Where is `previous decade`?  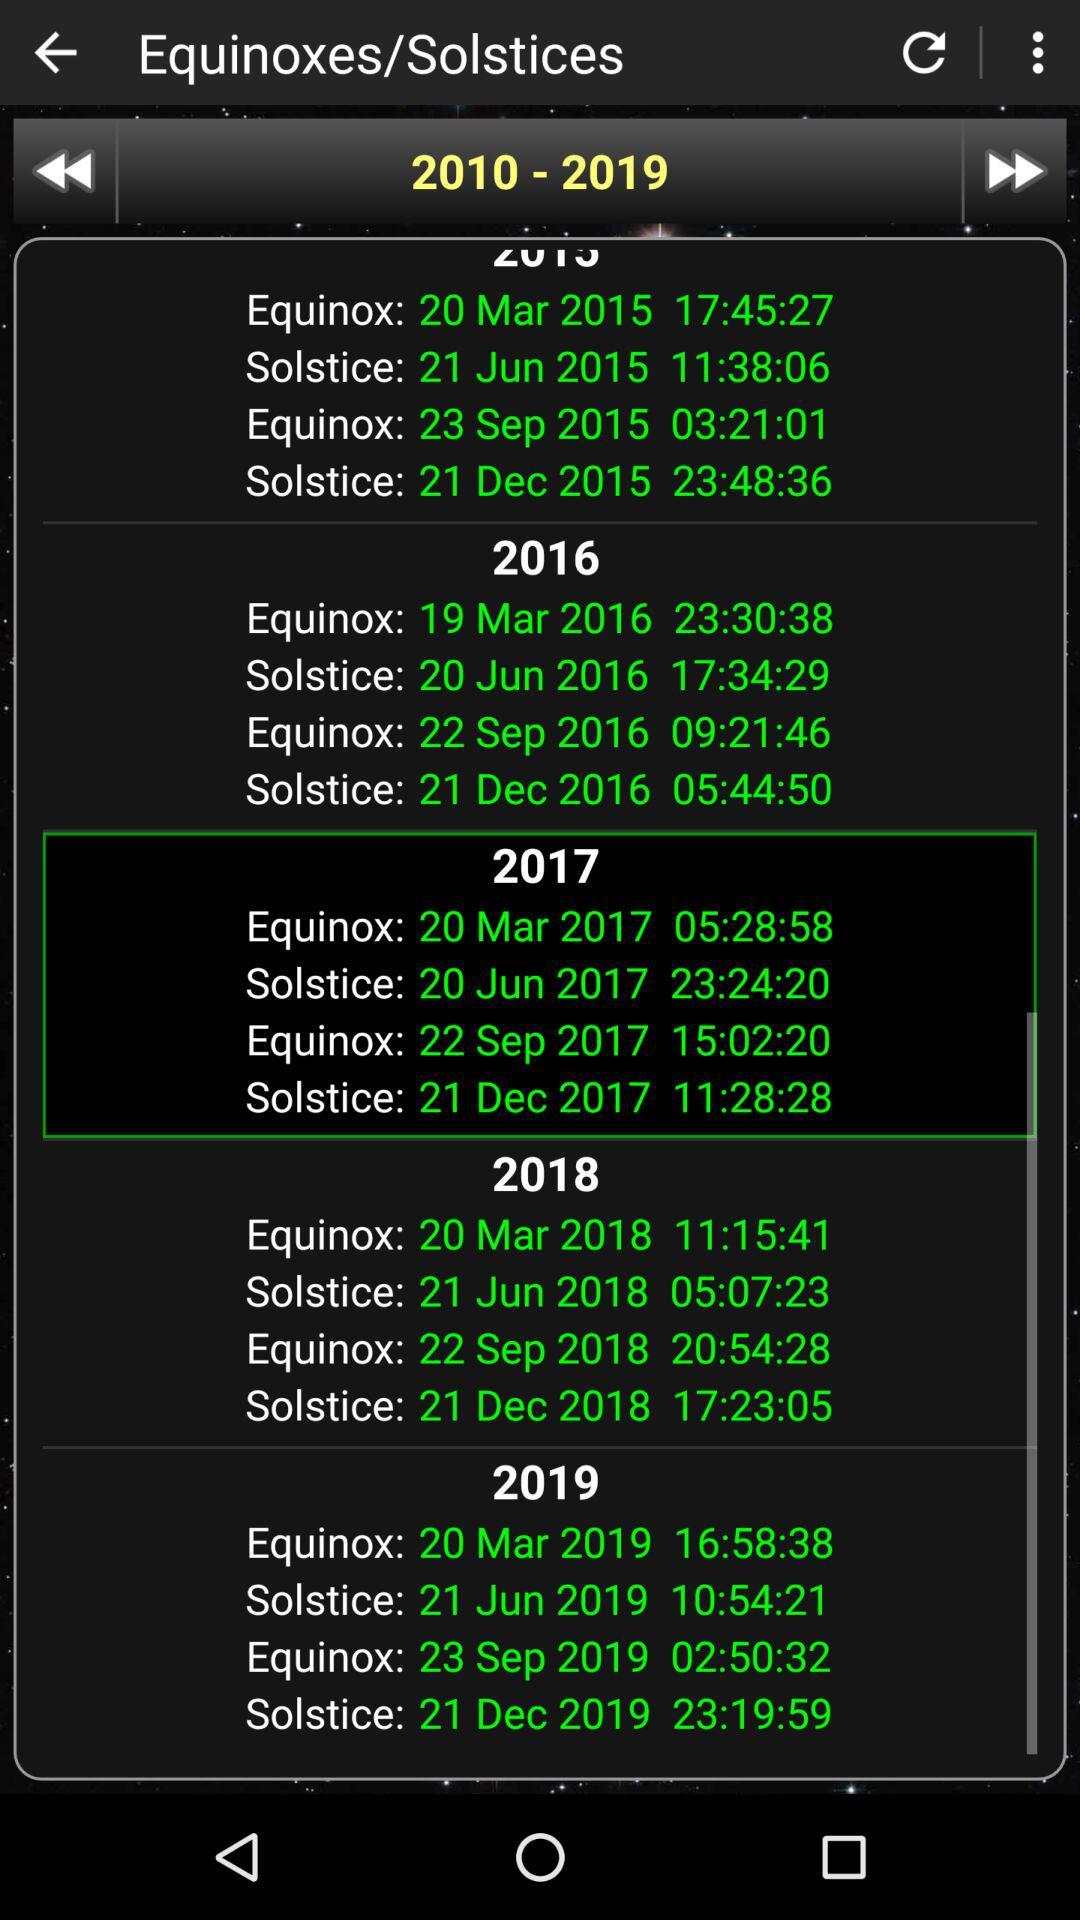 previous decade is located at coordinates (63, 171).